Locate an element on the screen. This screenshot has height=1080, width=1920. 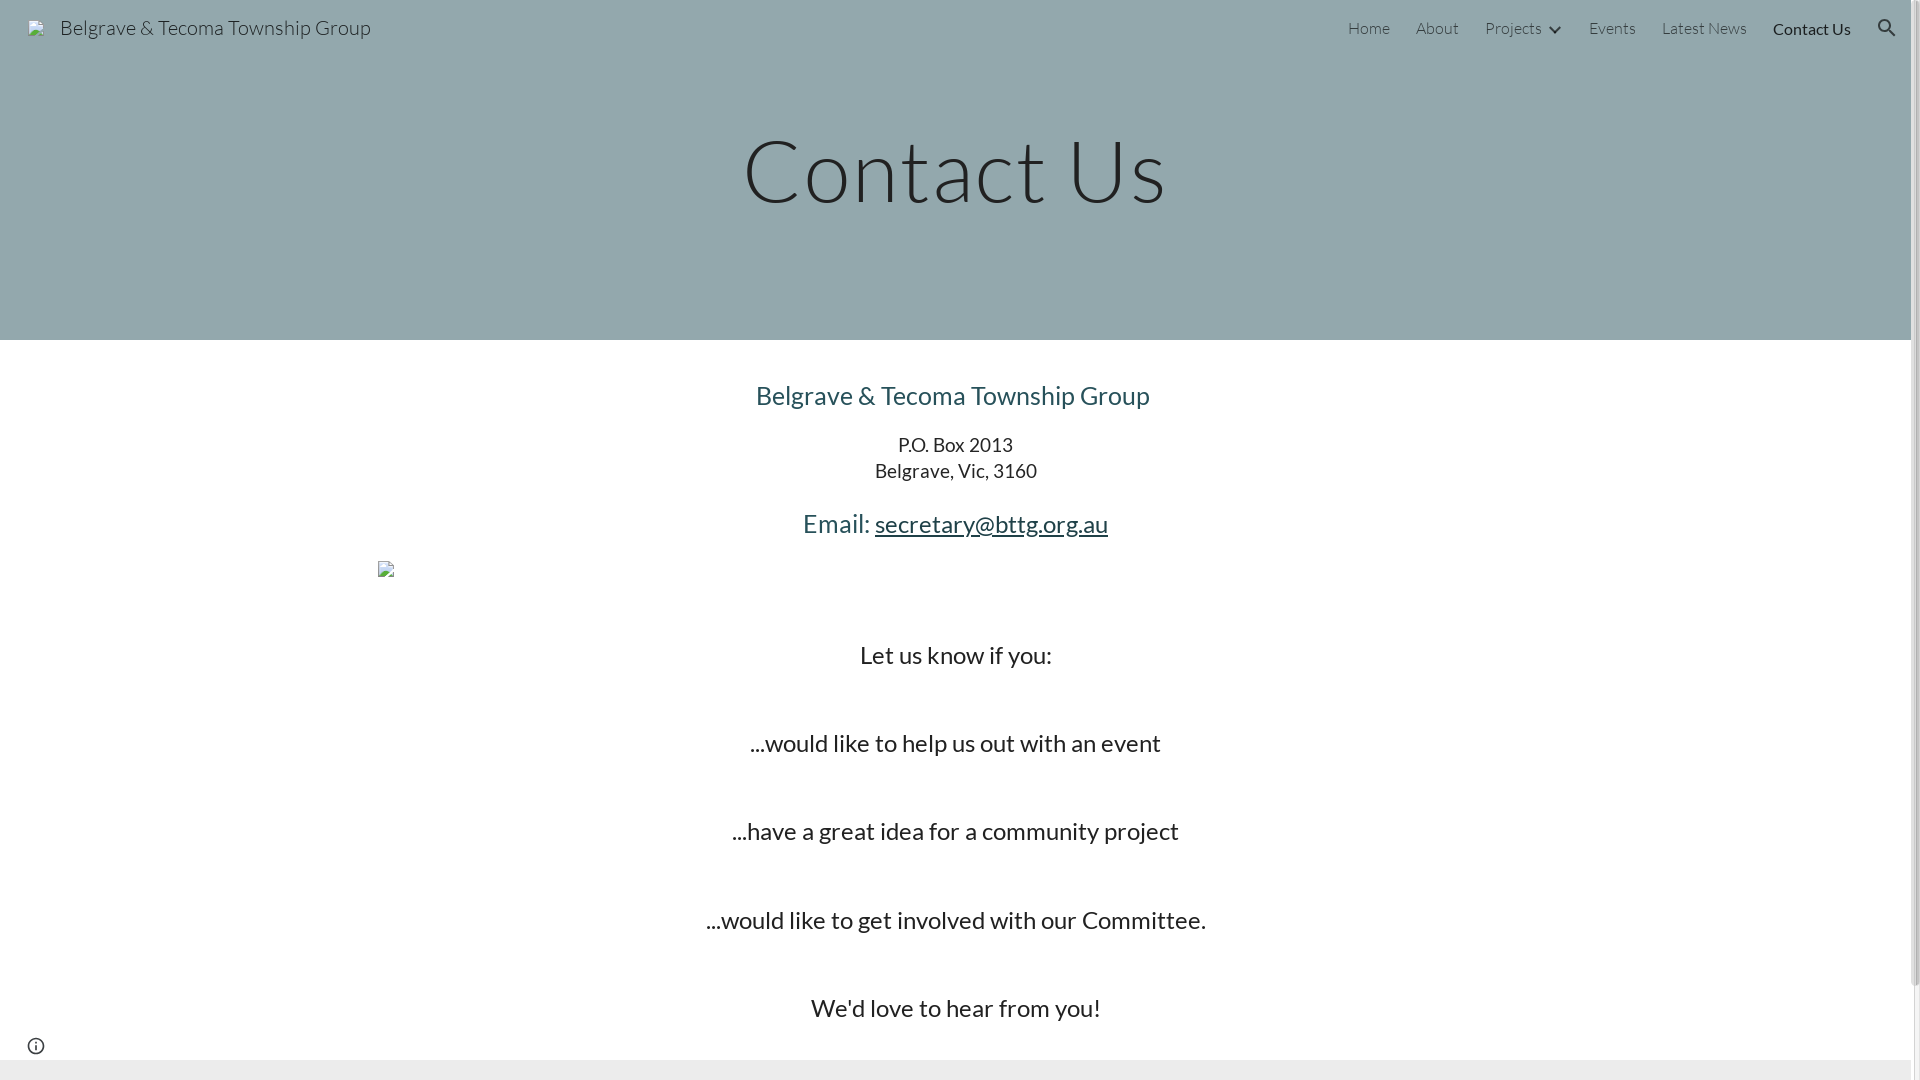
'Expand/Collapse' is located at coordinates (1544, 27).